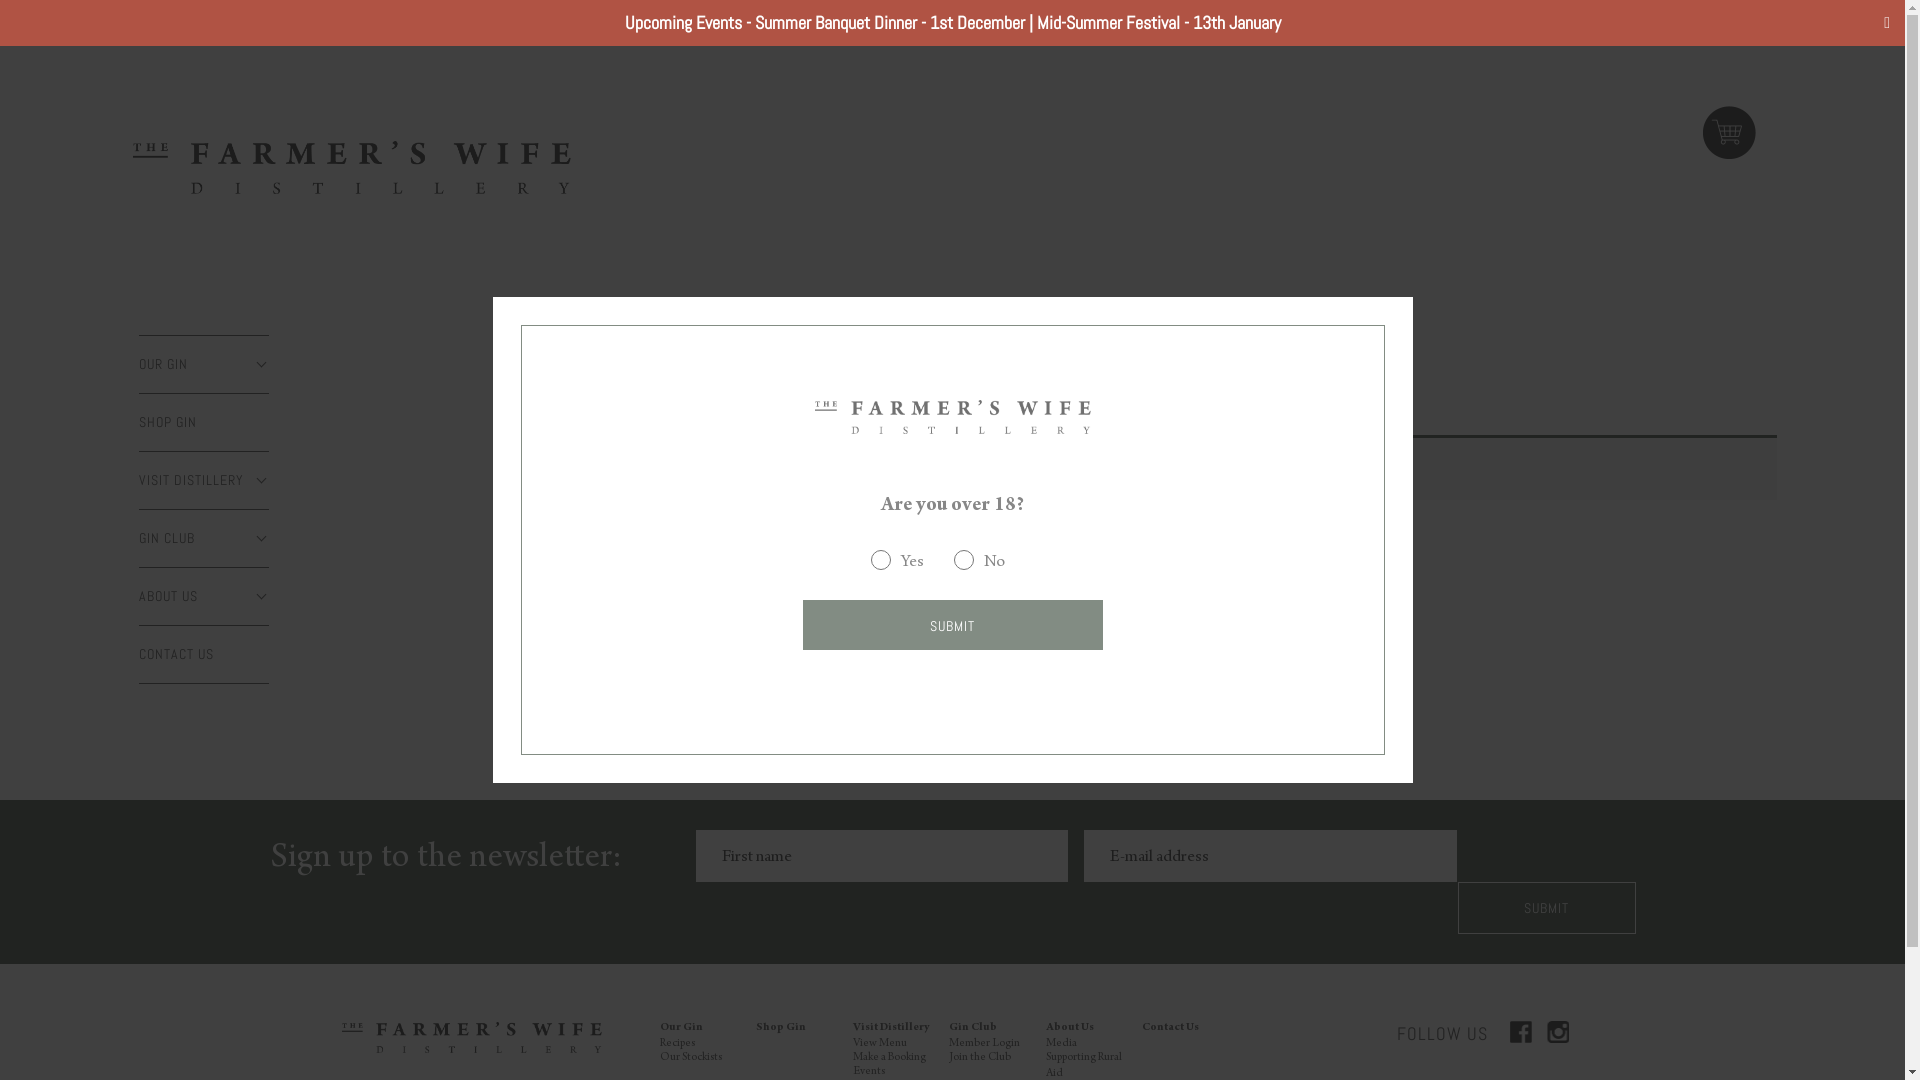 The image size is (1920, 1080). Describe the element at coordinates (253, 596) in the screenshot. I see `'CLOSE'` at that location.